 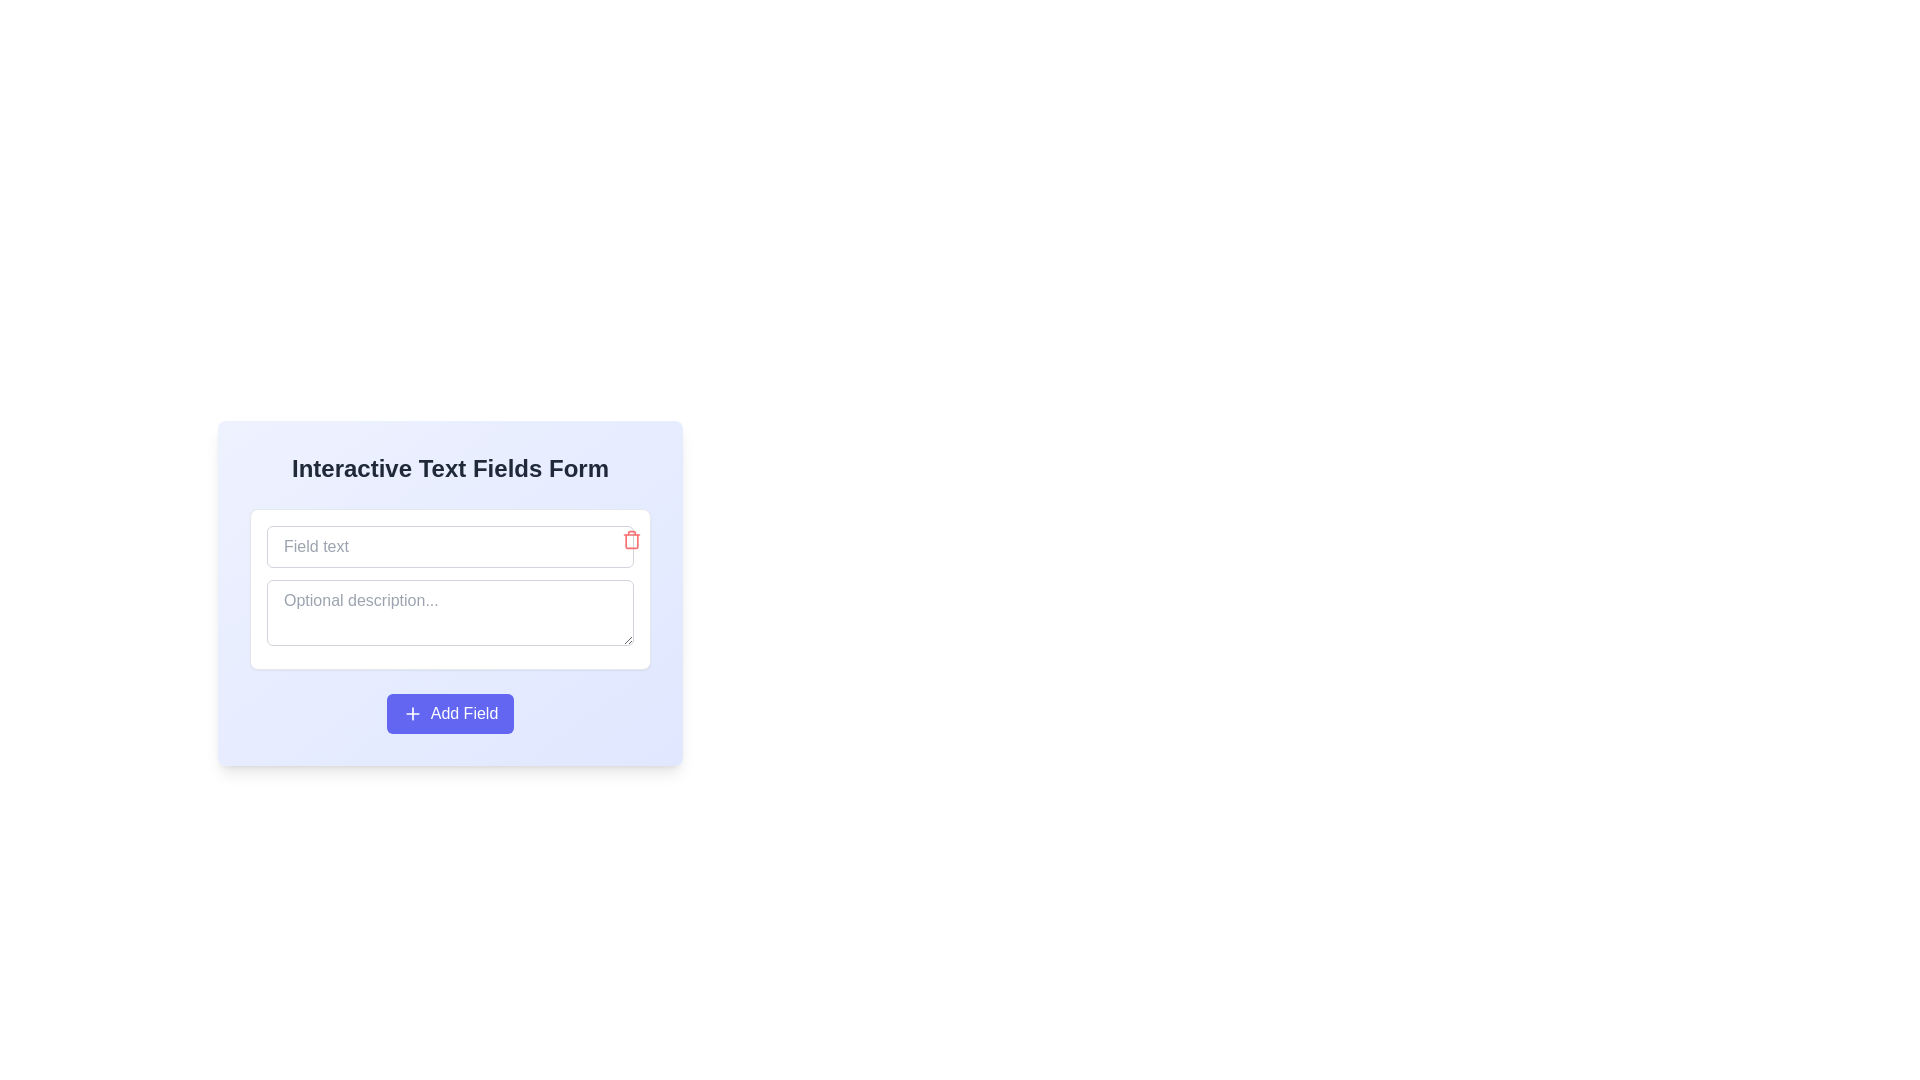 I want to click on the text area with placeholder 'Optional description...' by tabbing through the form fields, so click(x=449, y=645).